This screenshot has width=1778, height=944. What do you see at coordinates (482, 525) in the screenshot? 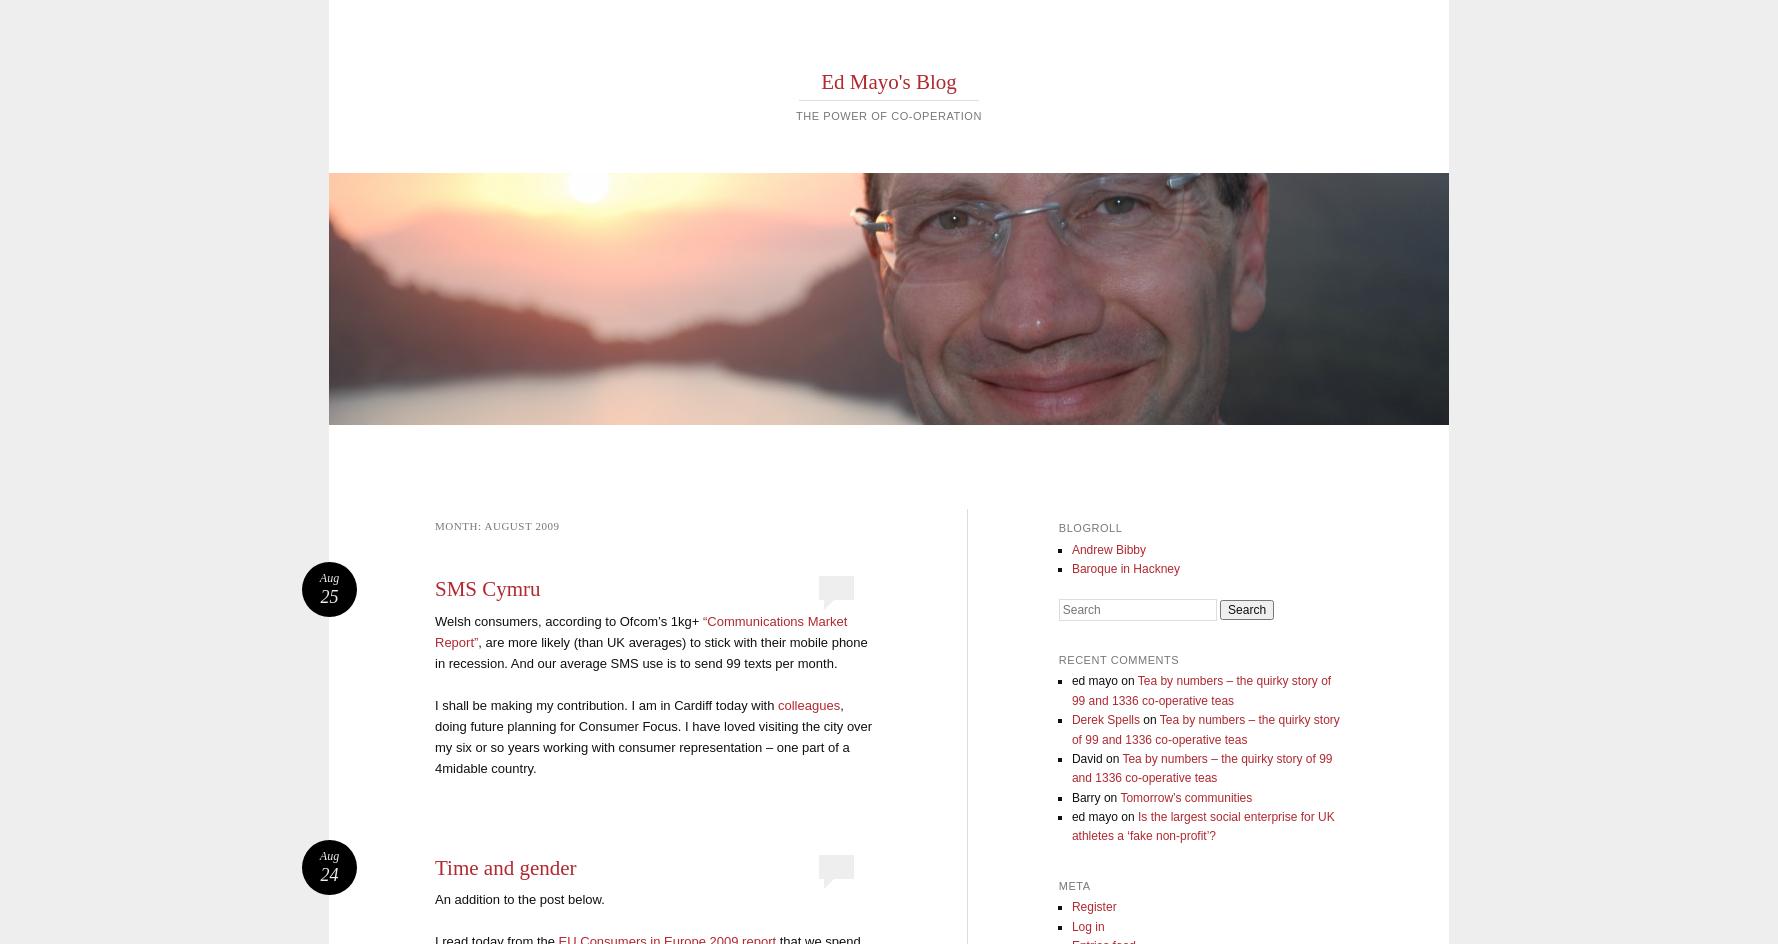
I see `'August 2009'` at bounding box center [482, 525].